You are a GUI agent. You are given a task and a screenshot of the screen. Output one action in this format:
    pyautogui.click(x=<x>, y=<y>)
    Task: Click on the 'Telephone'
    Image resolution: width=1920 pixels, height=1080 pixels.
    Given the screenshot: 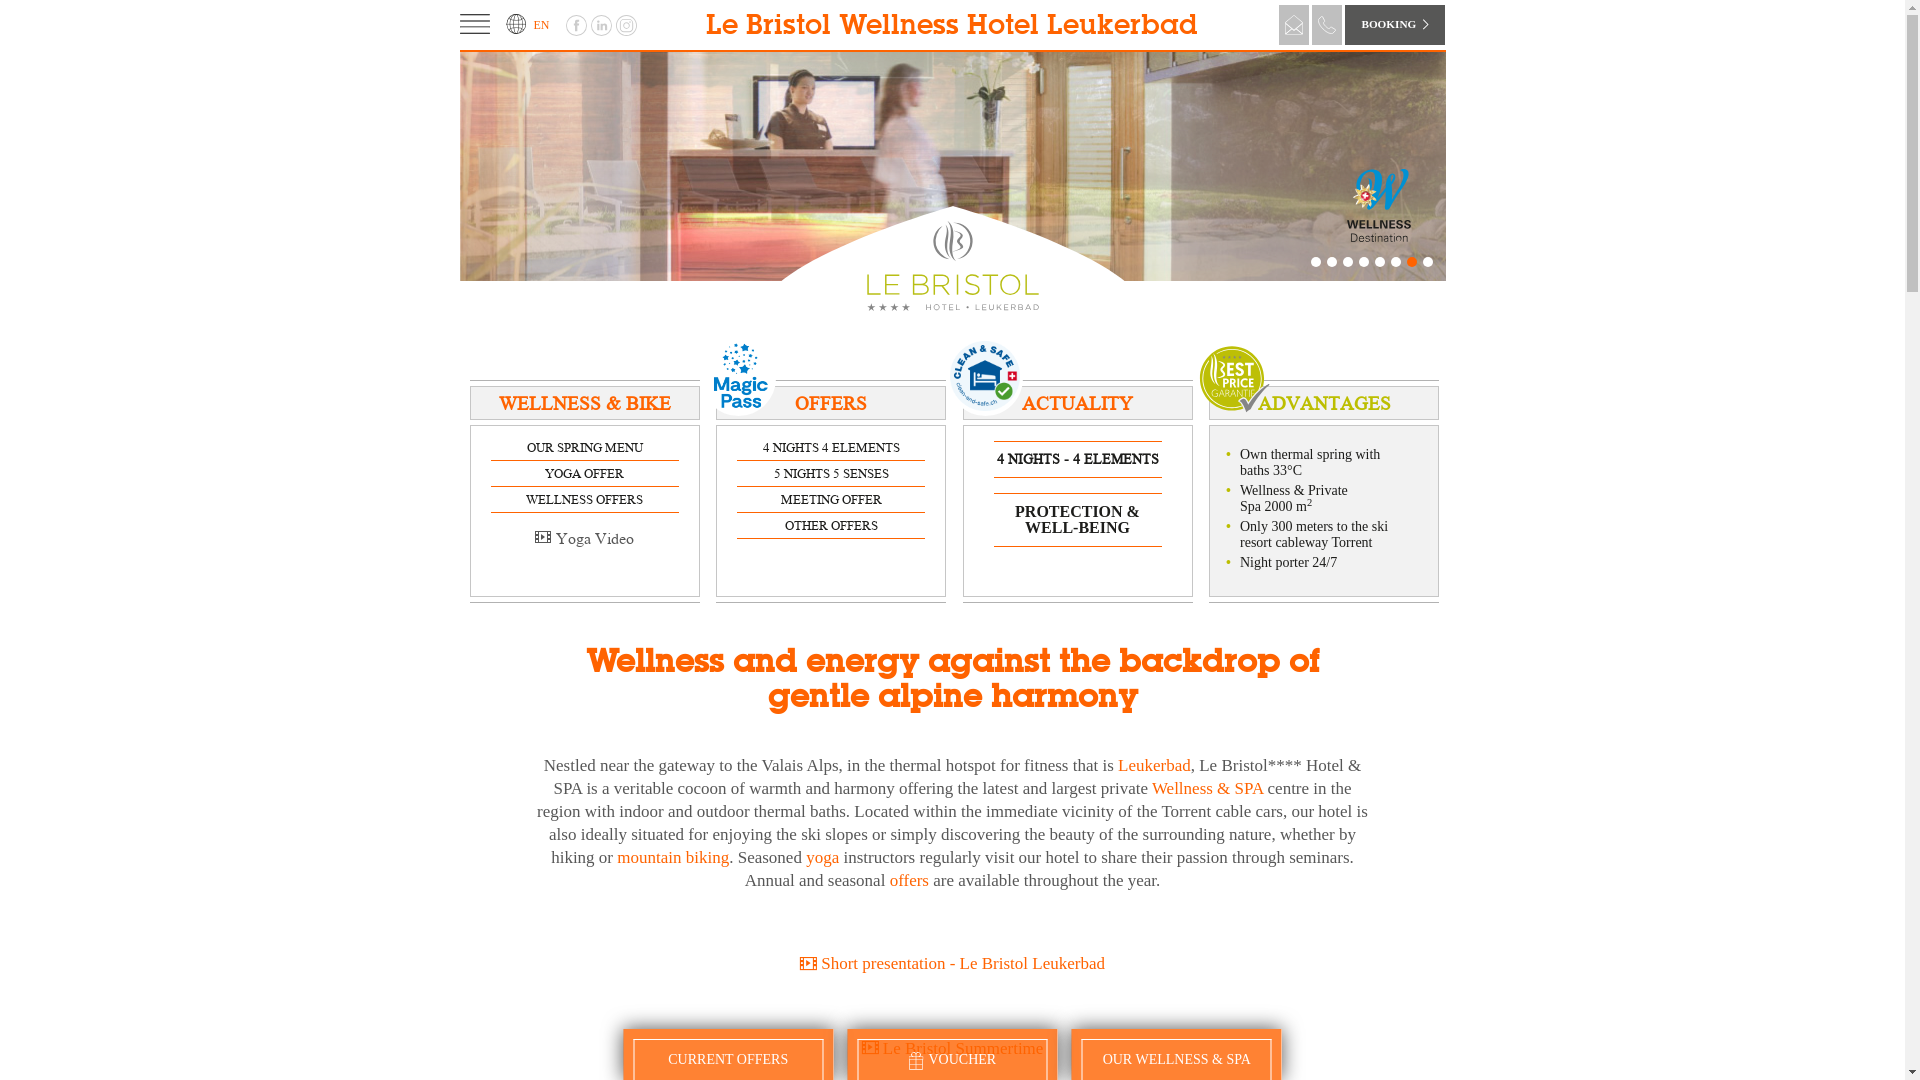 What is the action you would take?
    pyautogui.click(x=1326, y=23)
    